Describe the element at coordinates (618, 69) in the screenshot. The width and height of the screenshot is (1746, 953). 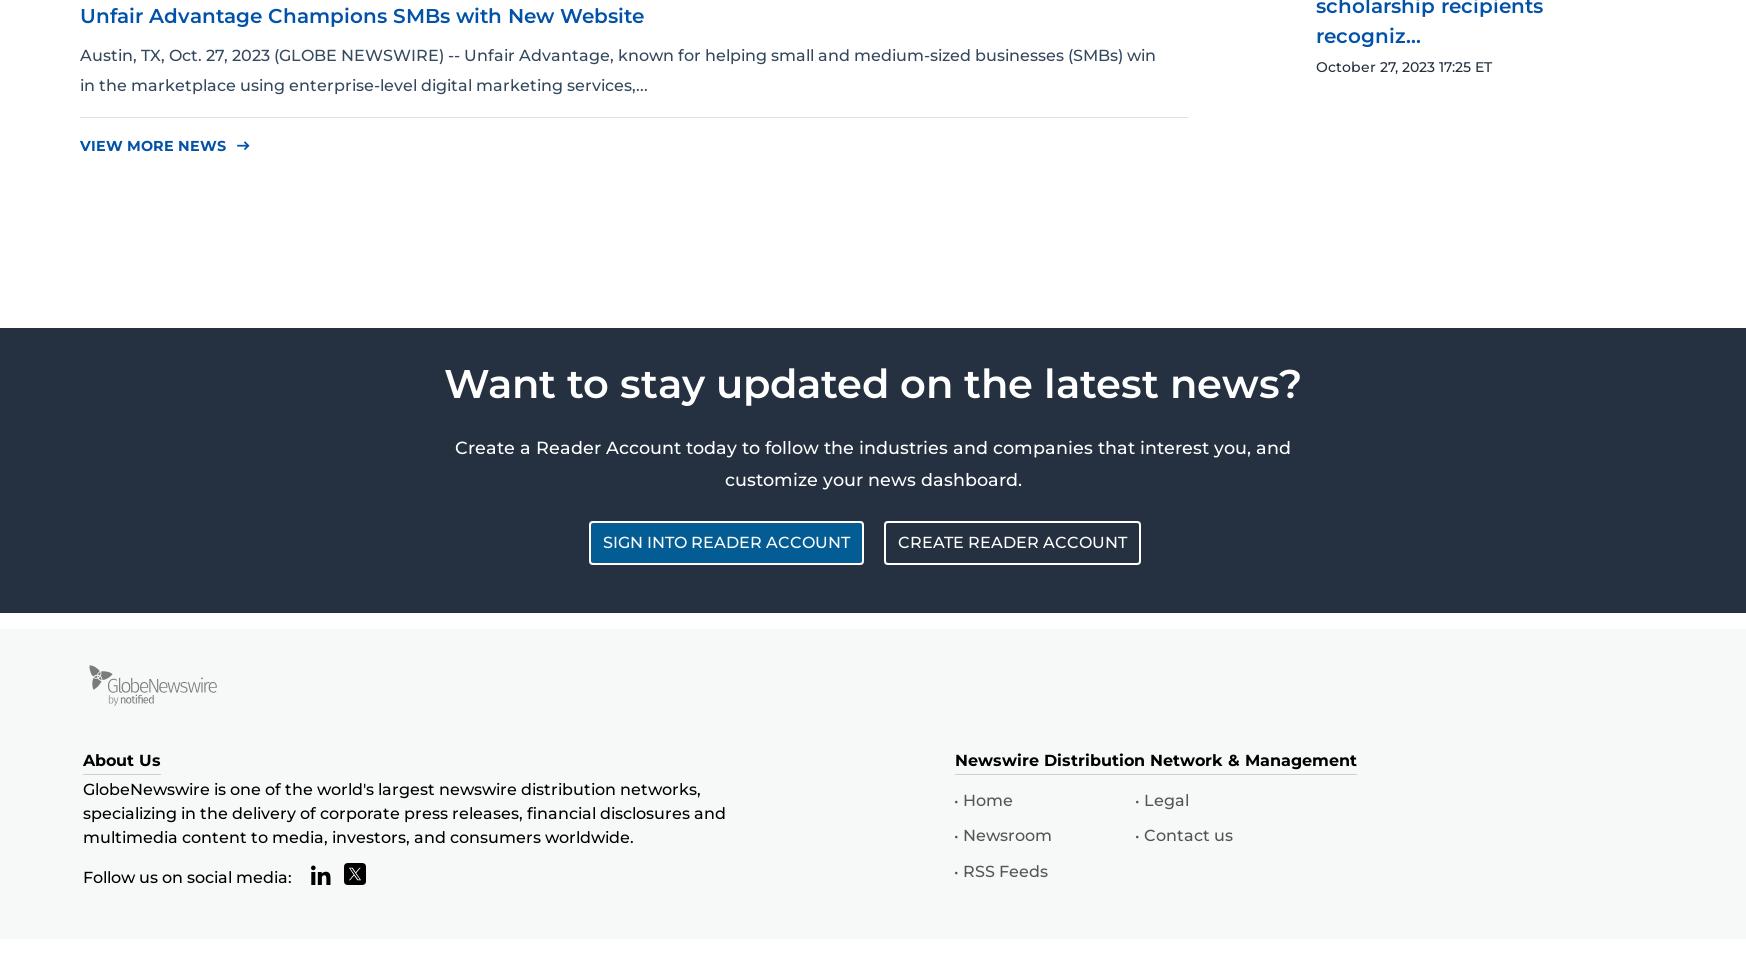
I see `'Austin, TX, Oct.  27, 2023  (GLOBE NEWSWIRE) -- Unfair Advantage, known for helping small and medium-sized businesses (SMBs) win in the marketplace using enterprise-level digital marketing services,...'` at that location.